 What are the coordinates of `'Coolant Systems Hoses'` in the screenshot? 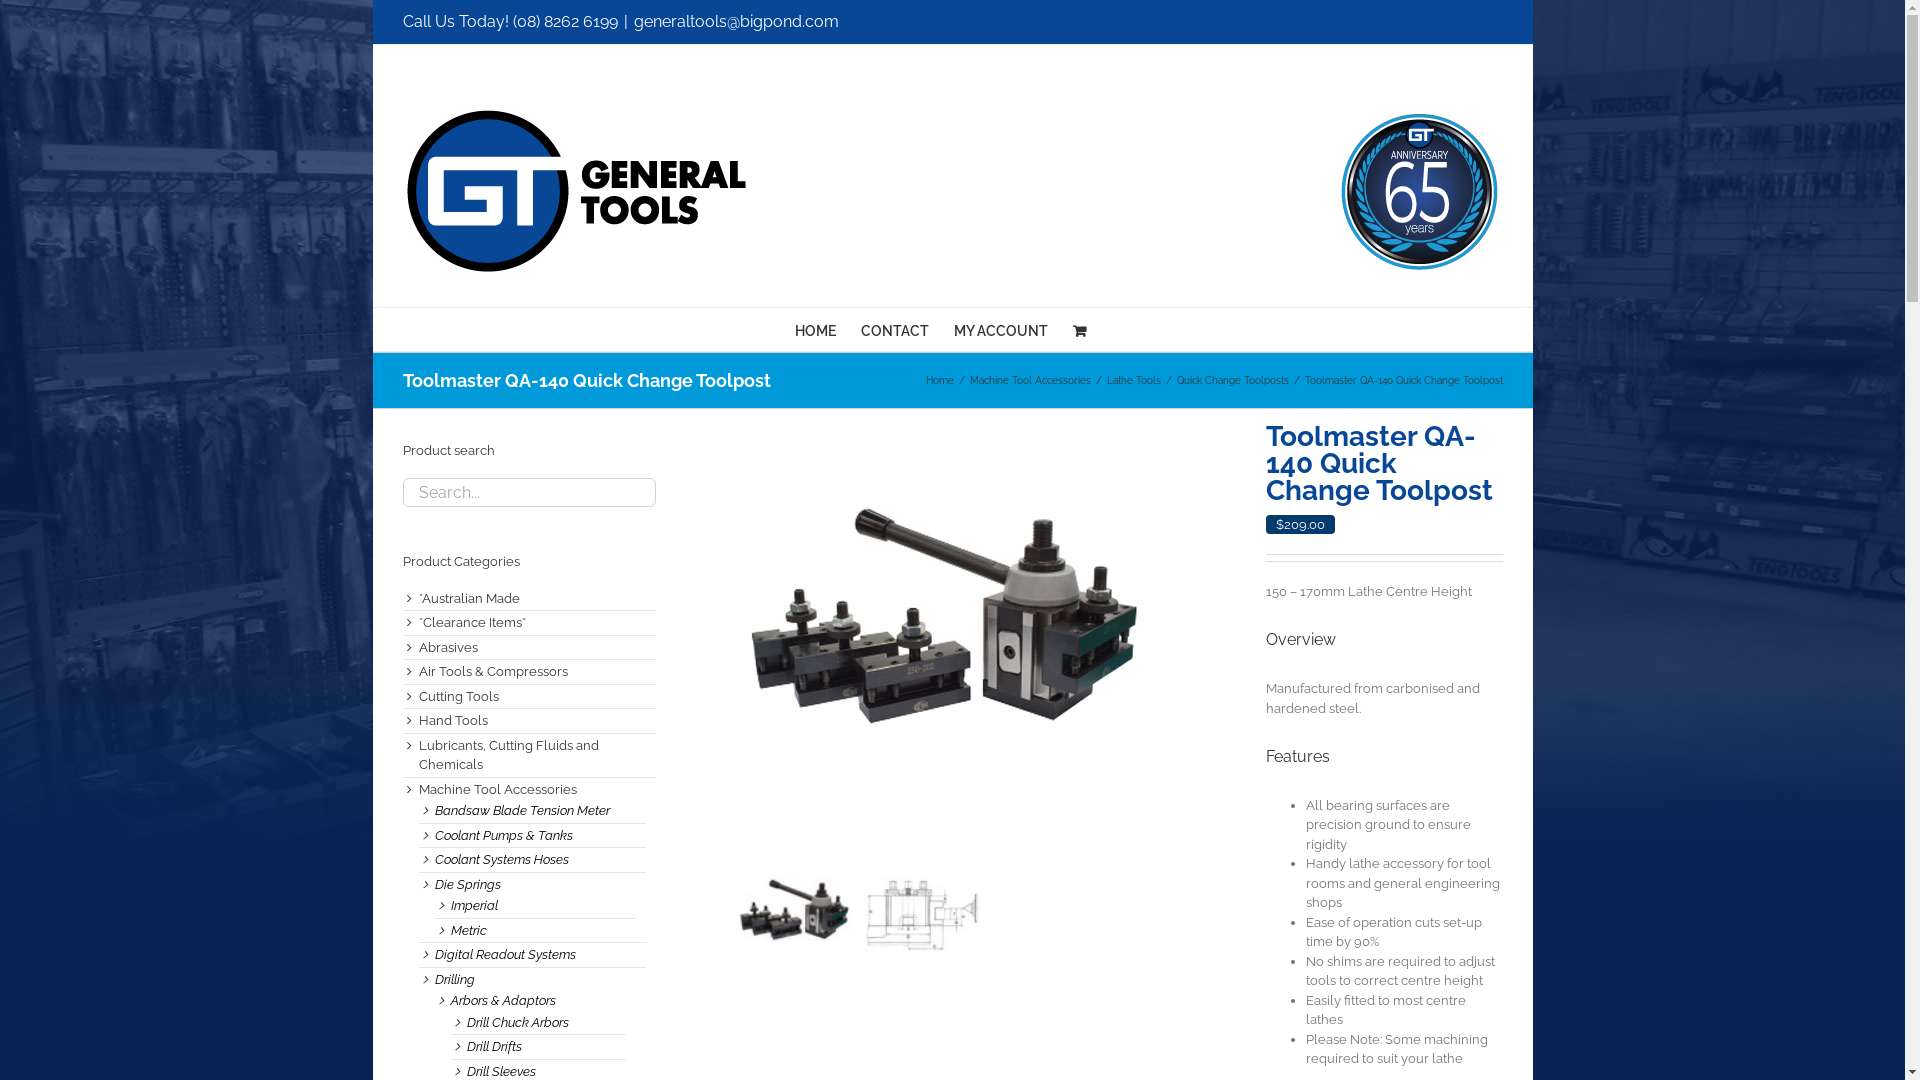 It's located at (500, 858).